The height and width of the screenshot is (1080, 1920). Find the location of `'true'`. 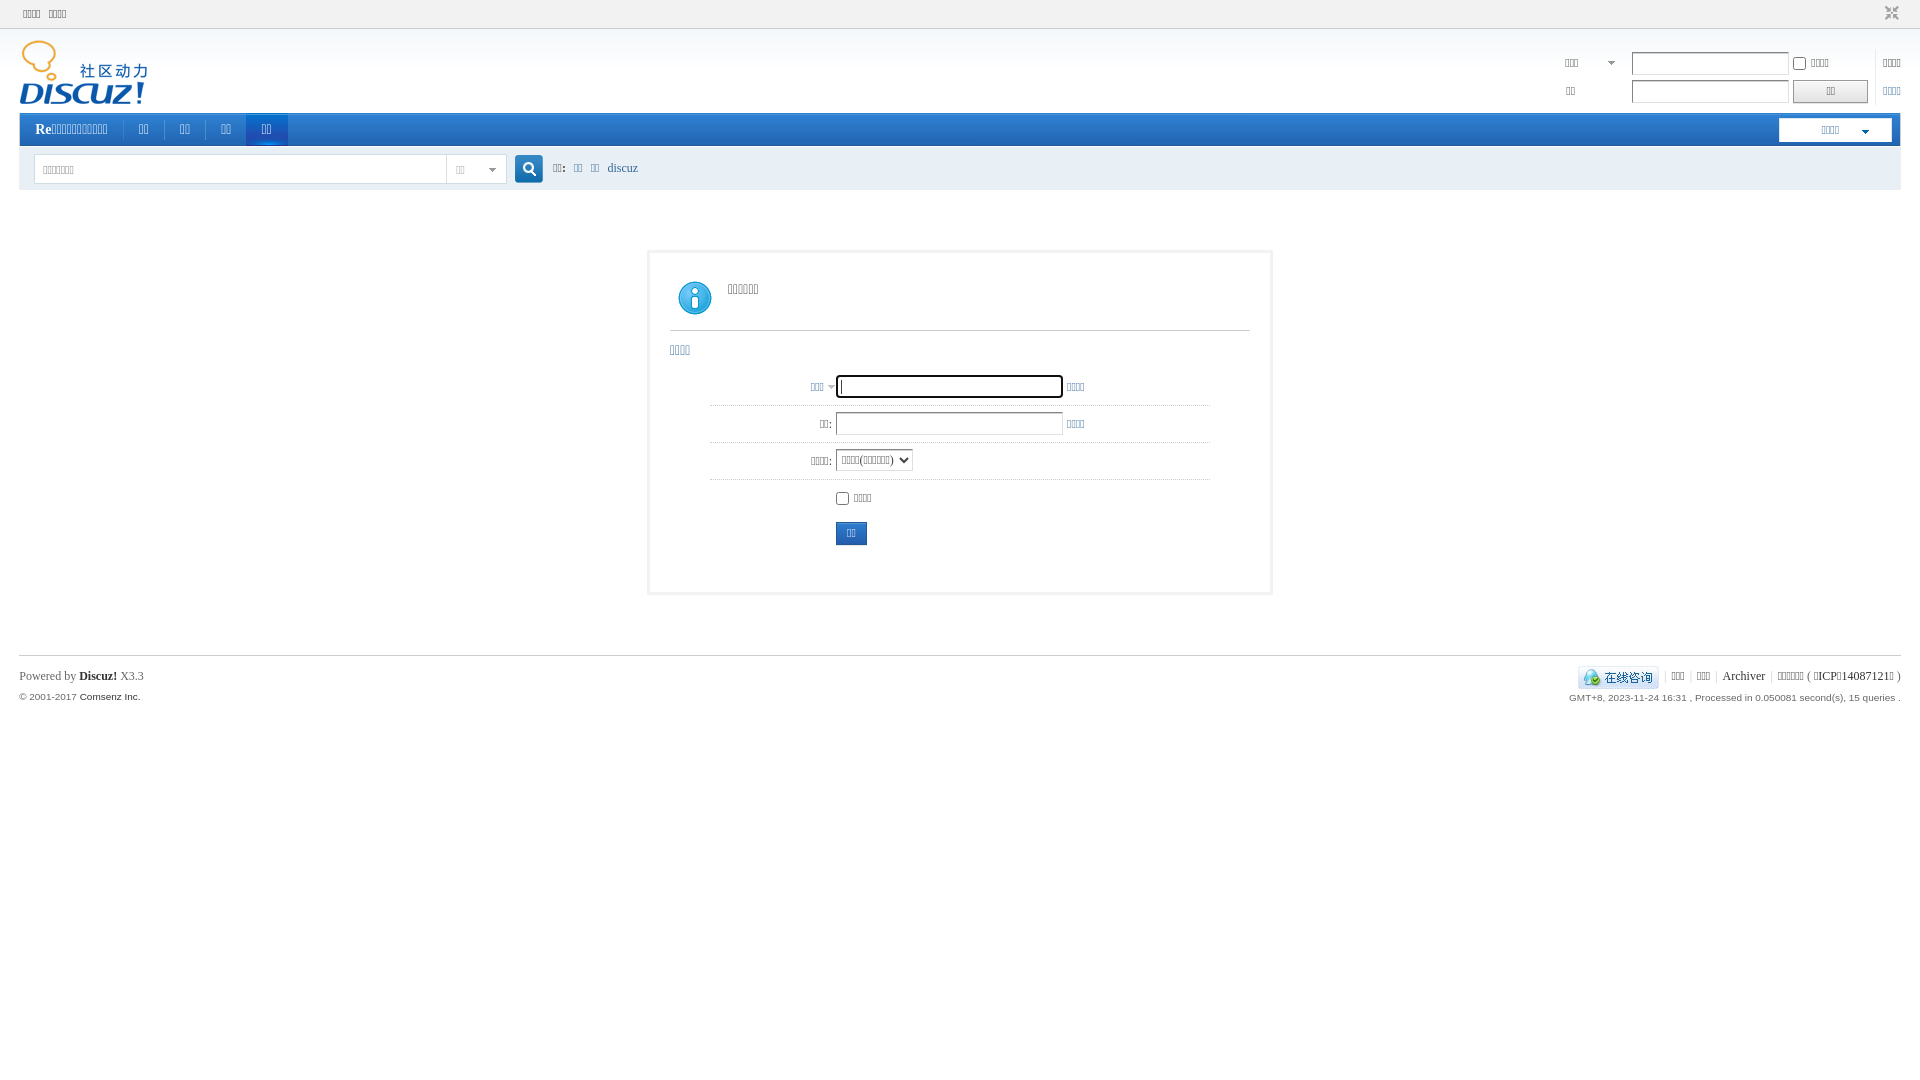

'true' is located at coordinates (521, 168).